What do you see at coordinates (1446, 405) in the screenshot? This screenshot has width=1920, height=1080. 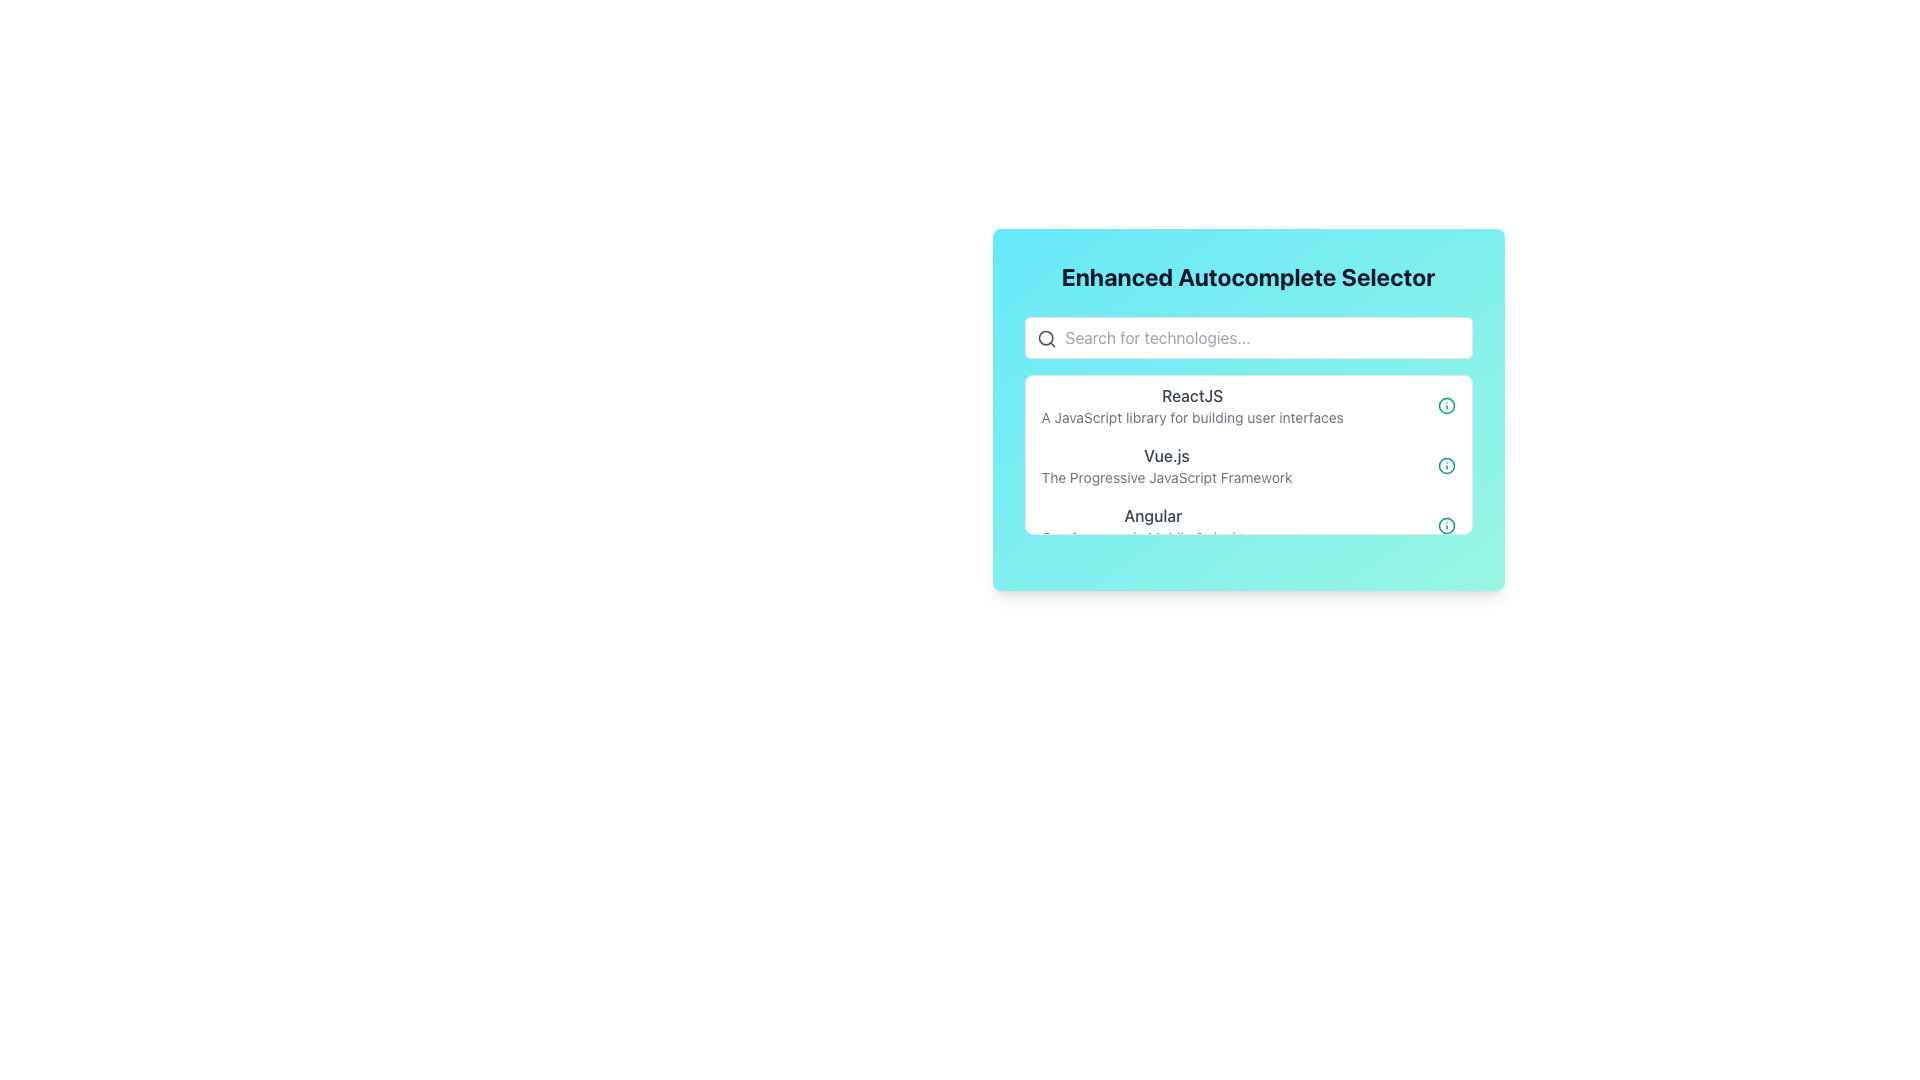 I see `the SVG Circle that visually represents the structure of an informational icon, located adjacent to the list item labeled 'Vue.js'` at bounding box center [1446, 405].